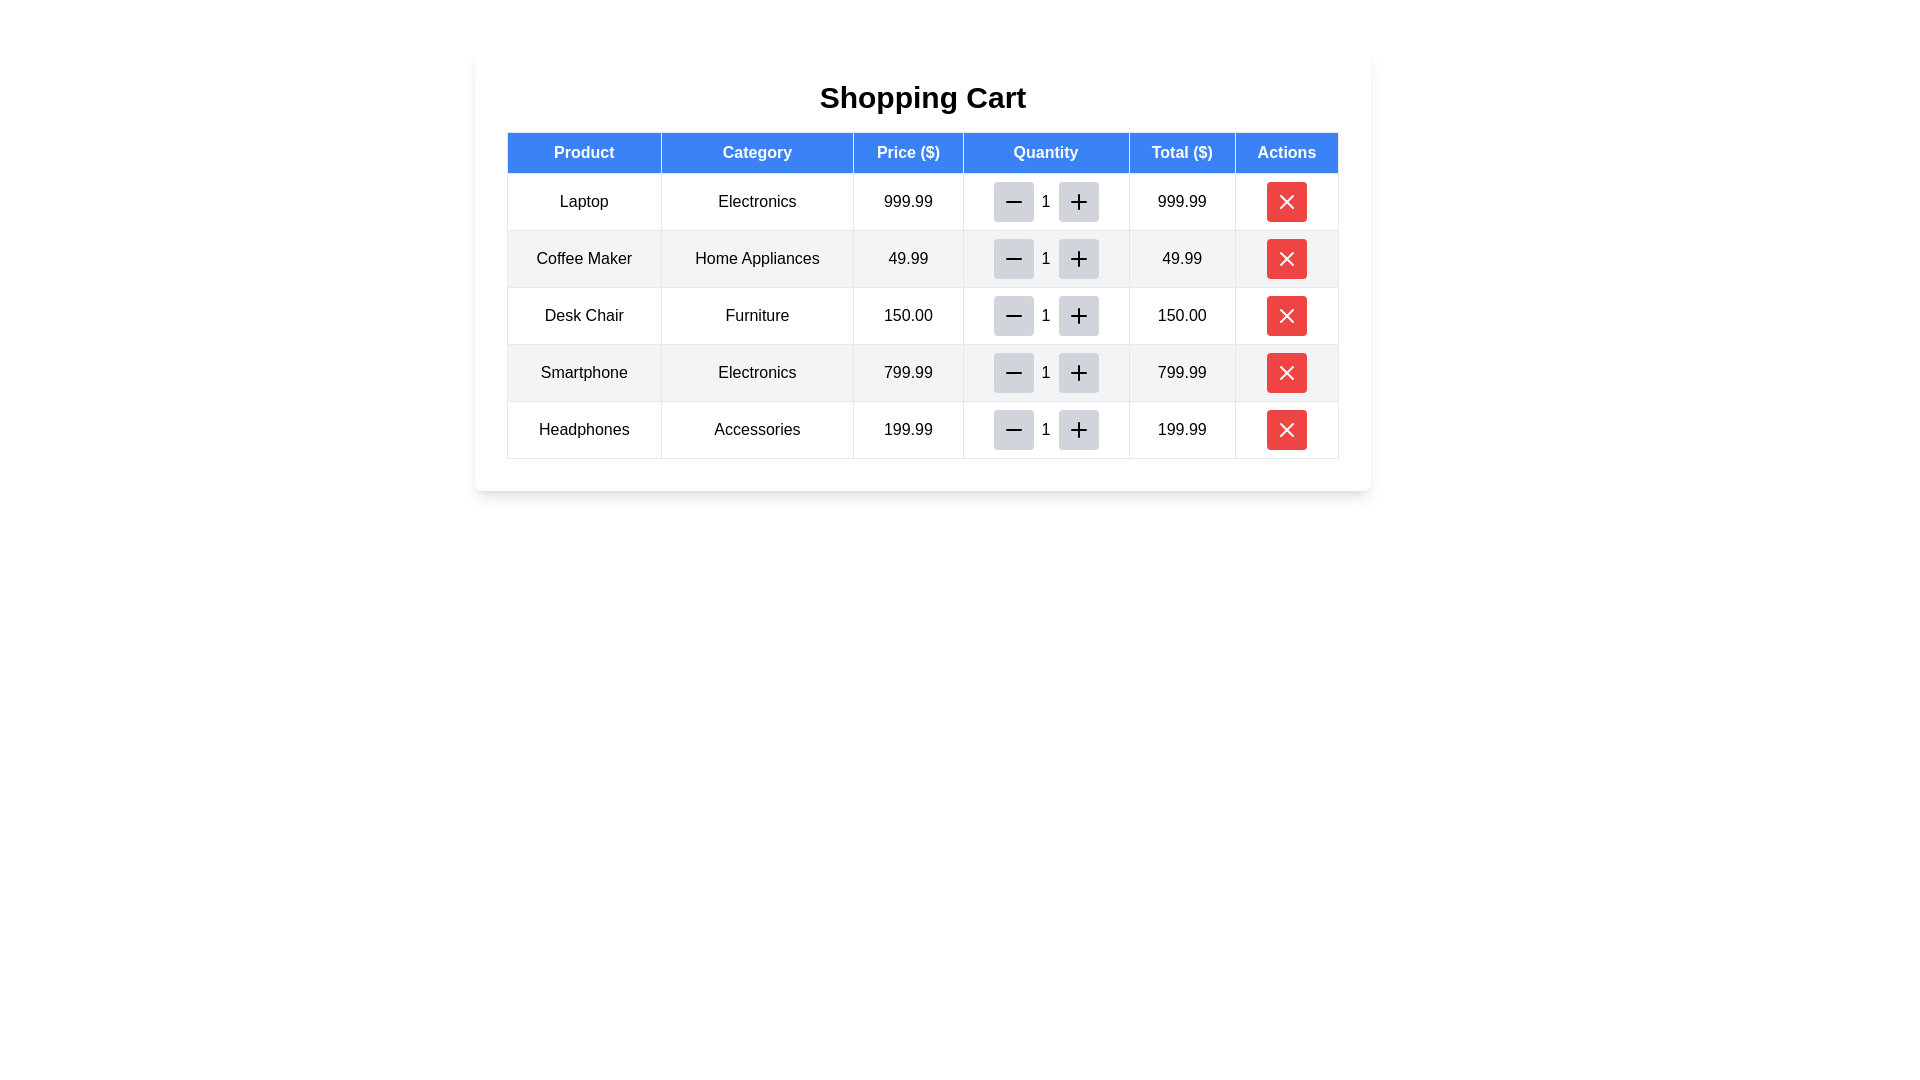 The image size is (1920, 1080). I want to click on text of the Static Label located in the third row, first column of the table under the 'Product' column header, which identifies the product 'Coffee Maker', so click(583, 315).